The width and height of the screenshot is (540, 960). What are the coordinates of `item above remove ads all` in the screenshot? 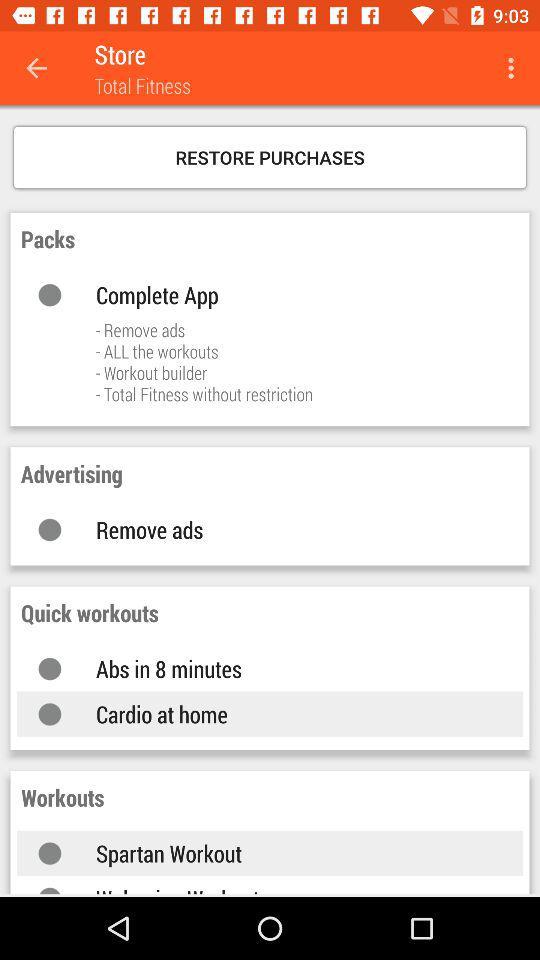 It's located at (288, 293).